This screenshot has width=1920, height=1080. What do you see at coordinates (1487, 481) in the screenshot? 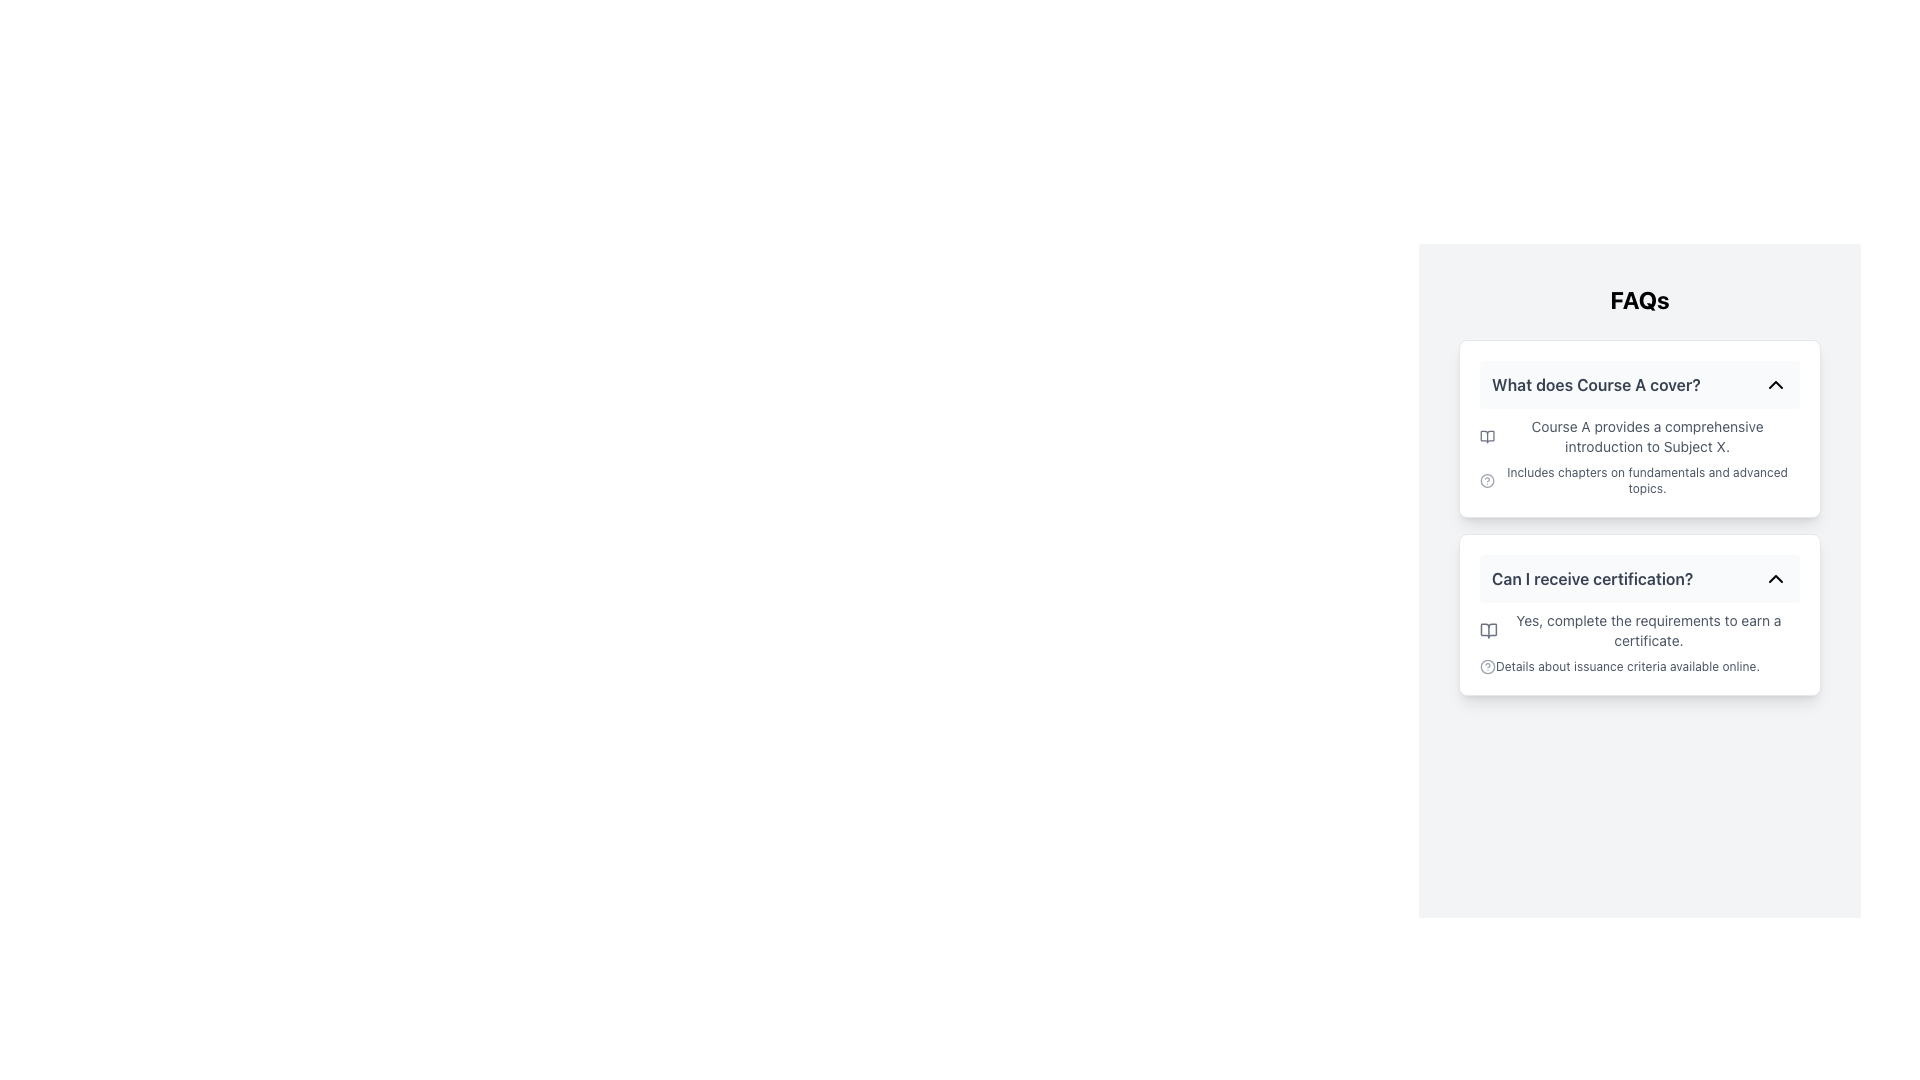
I see `the help icon represented by a question mark inside a gray circle, located next to the text 'Includes chapters on fundamentals and advanced topics.' in the first FAQ item under 'What does Course A cover?'` at bounding box center [1487, 481].